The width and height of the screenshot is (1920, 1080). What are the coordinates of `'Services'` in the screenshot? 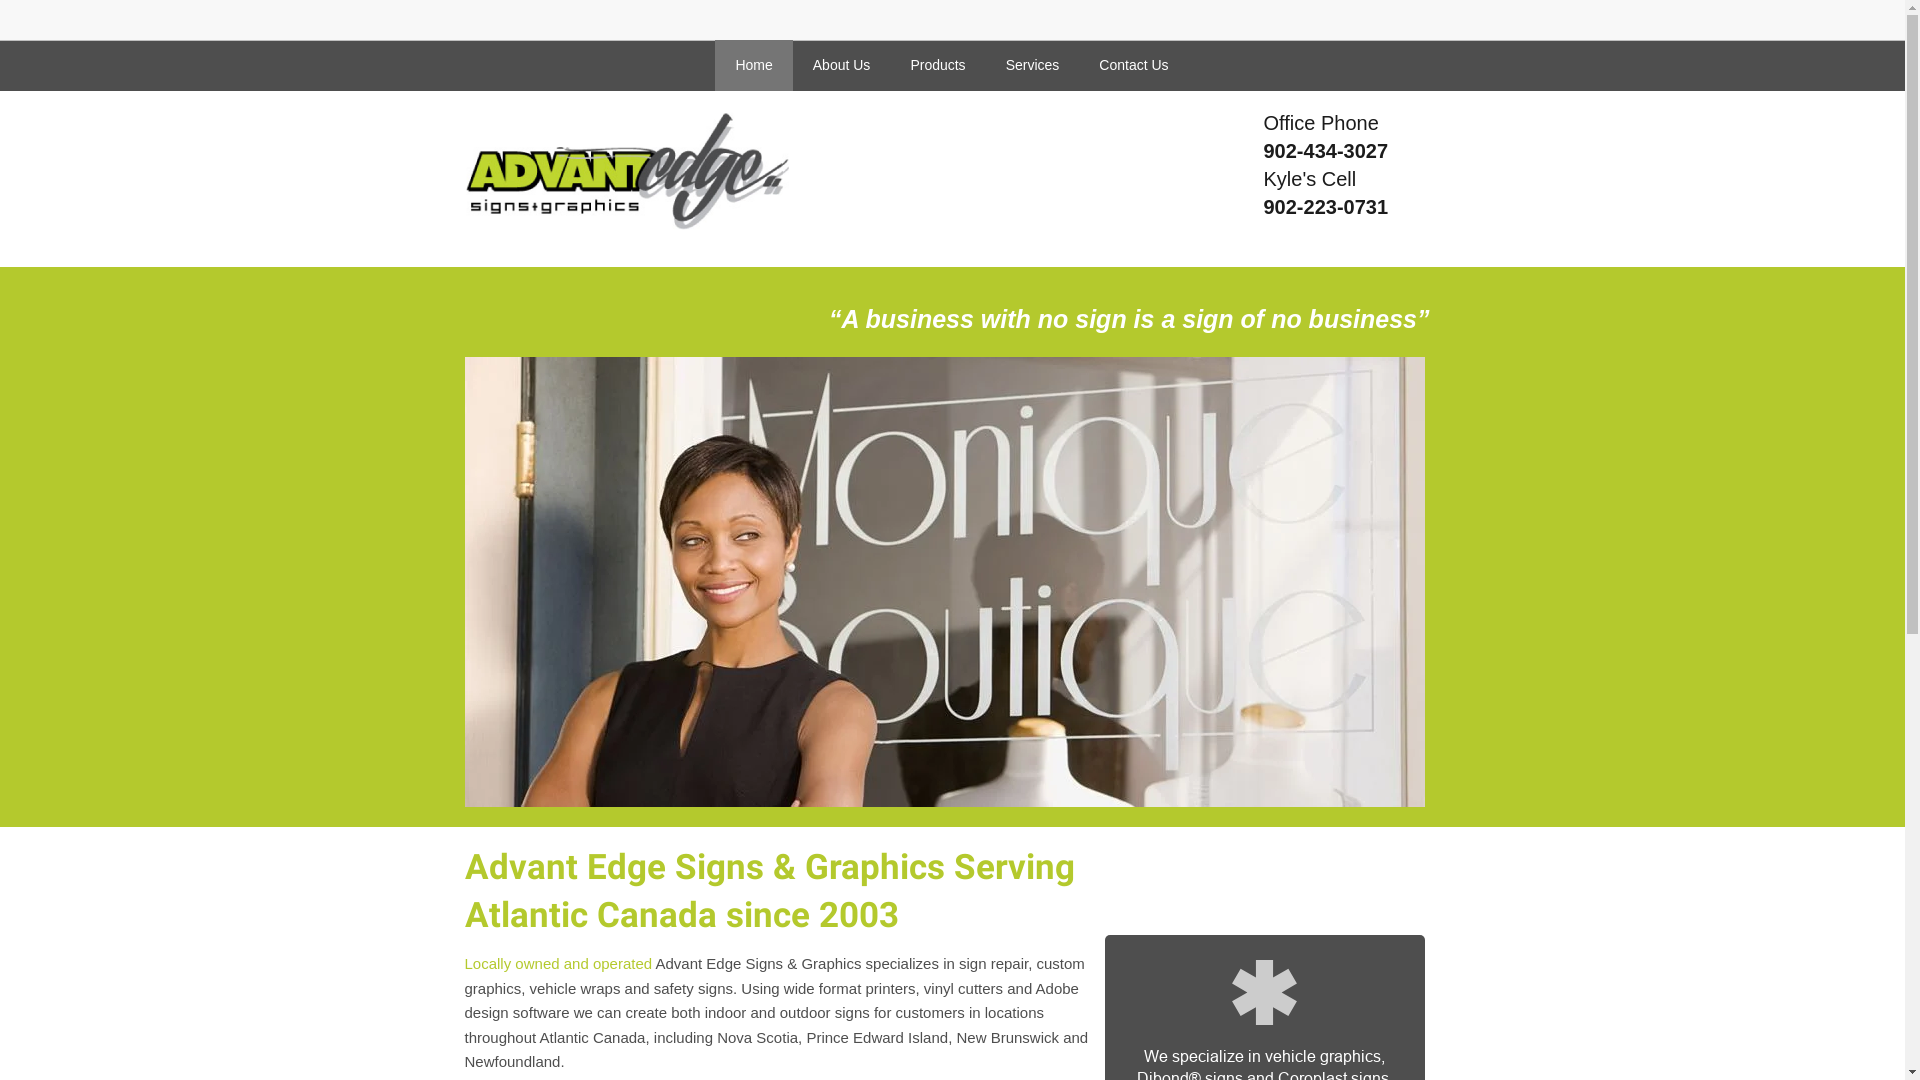 It's located at (1032, 64).